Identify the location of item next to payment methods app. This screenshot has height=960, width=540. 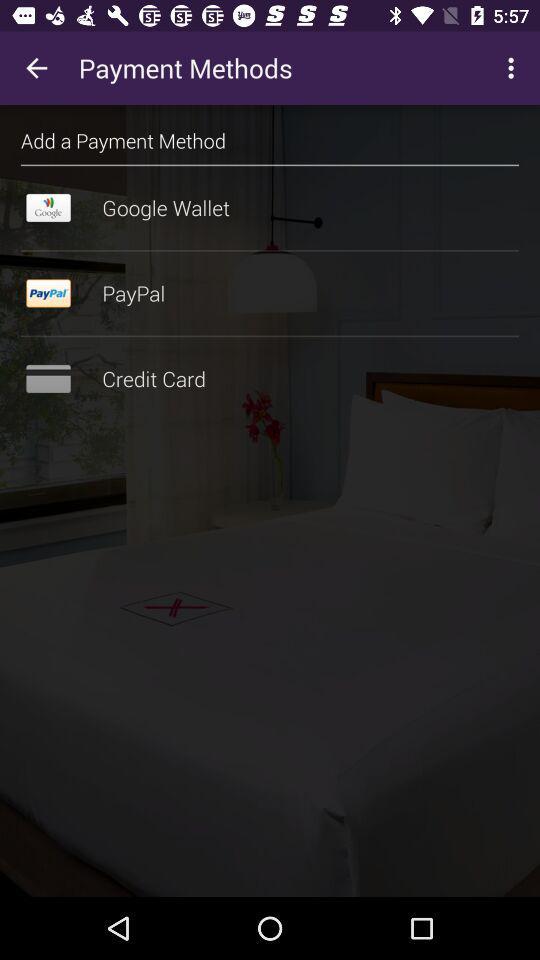
(513, 68).